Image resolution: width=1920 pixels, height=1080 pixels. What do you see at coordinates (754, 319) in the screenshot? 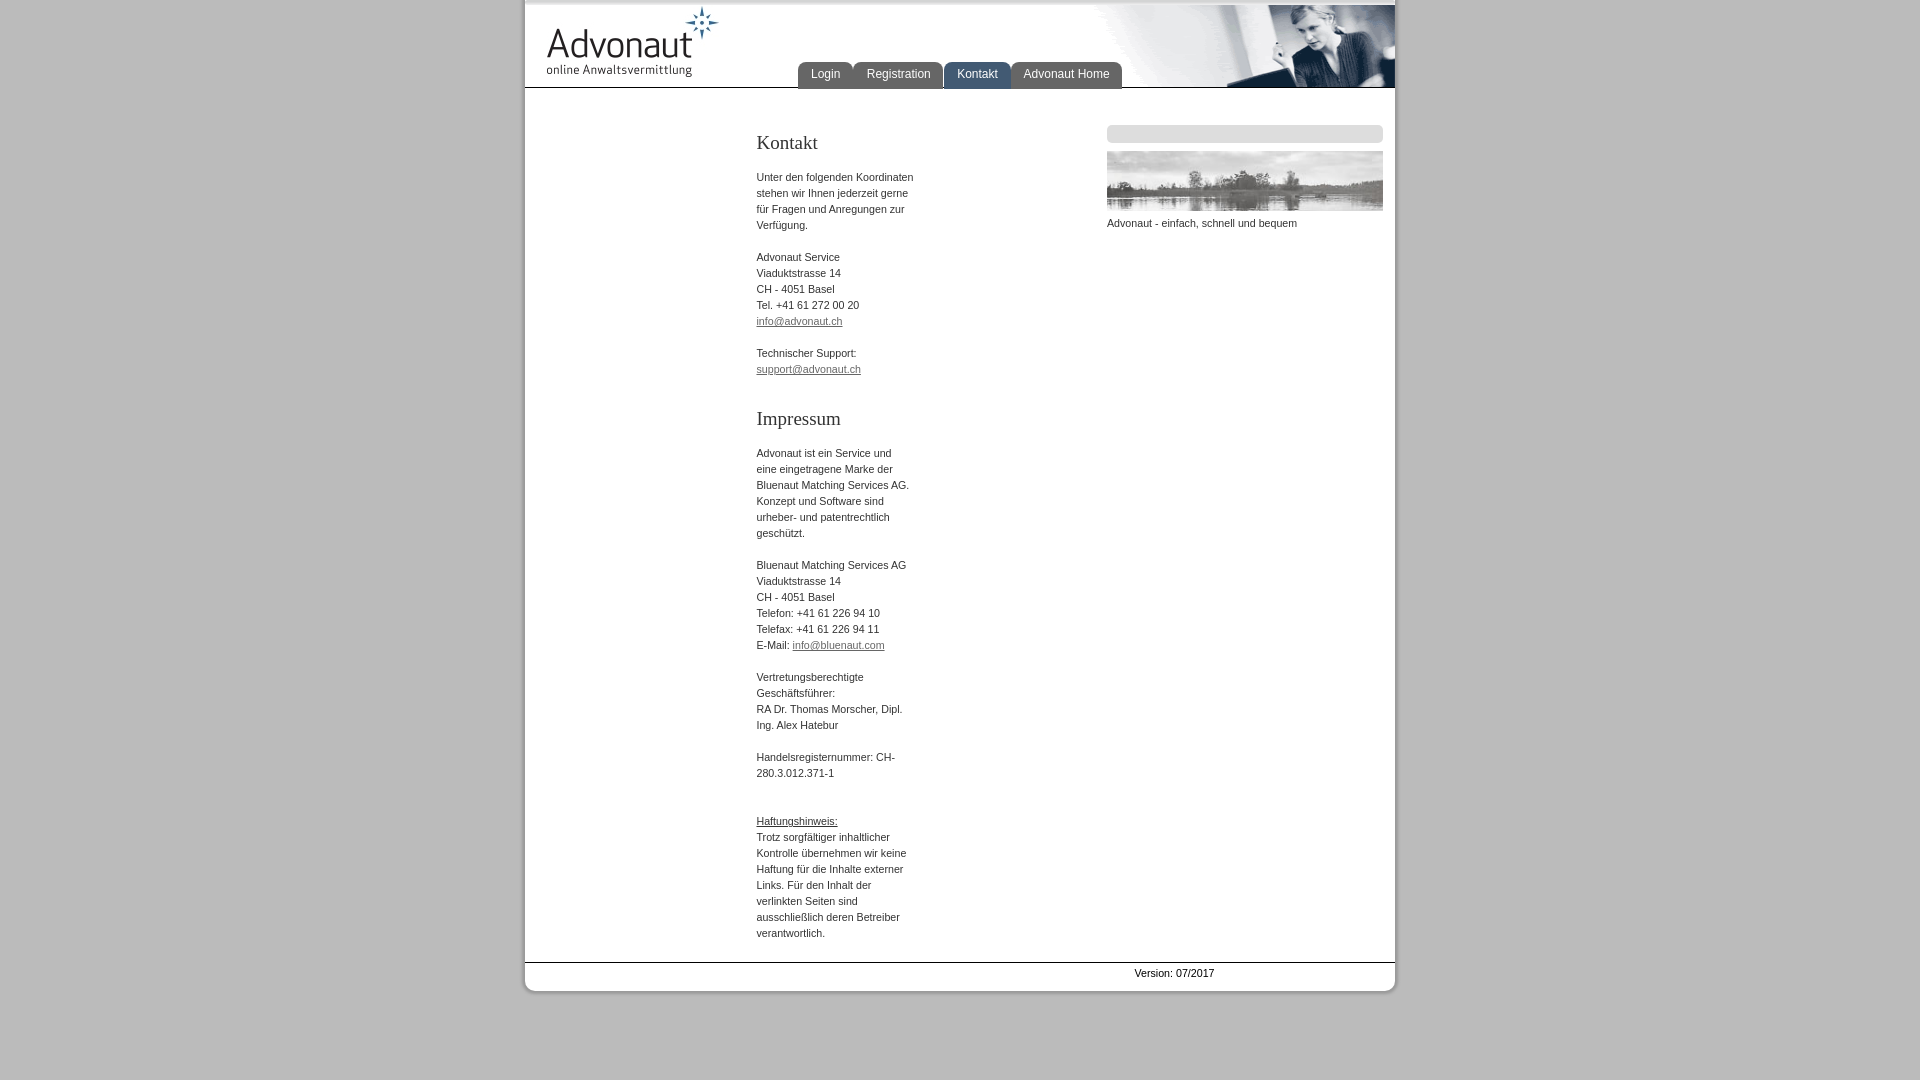
I see `'info@advonaut.ch'` at bounding box center [754, 319].